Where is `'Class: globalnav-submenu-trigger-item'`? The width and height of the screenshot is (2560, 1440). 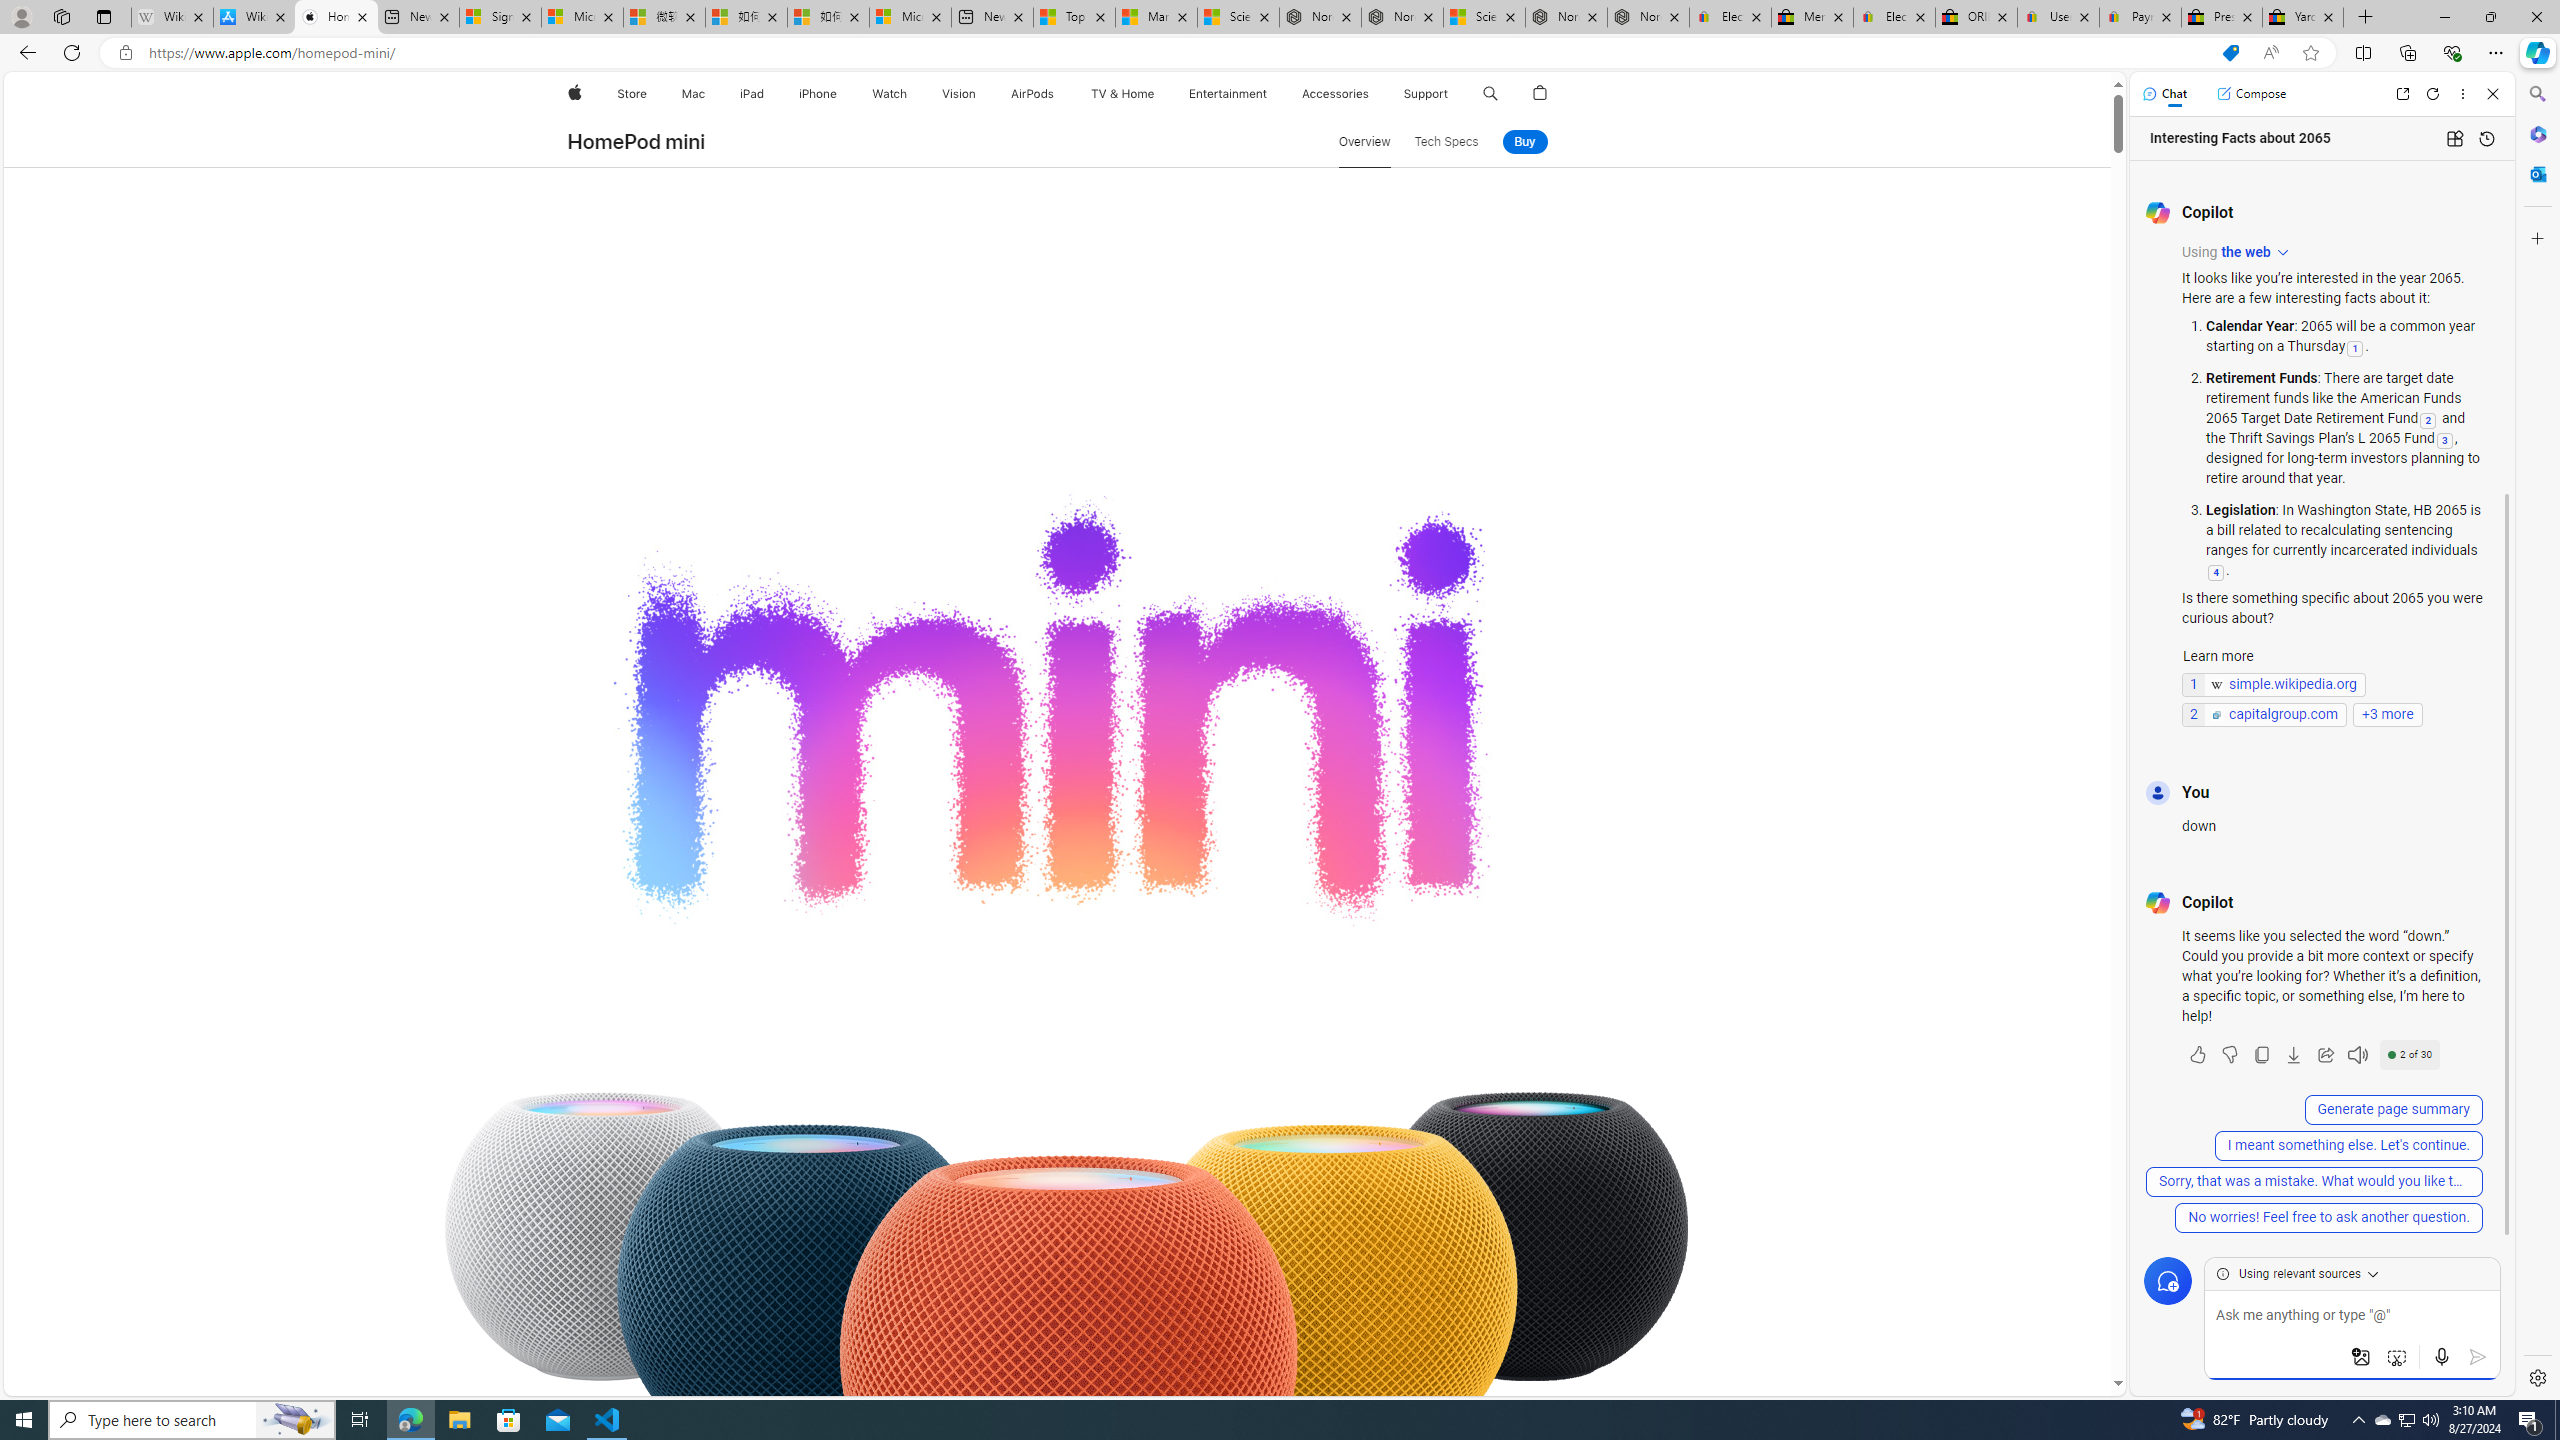 'Class: globalnav-submenu-trigger-item' is located at coordinates (1451, 93).